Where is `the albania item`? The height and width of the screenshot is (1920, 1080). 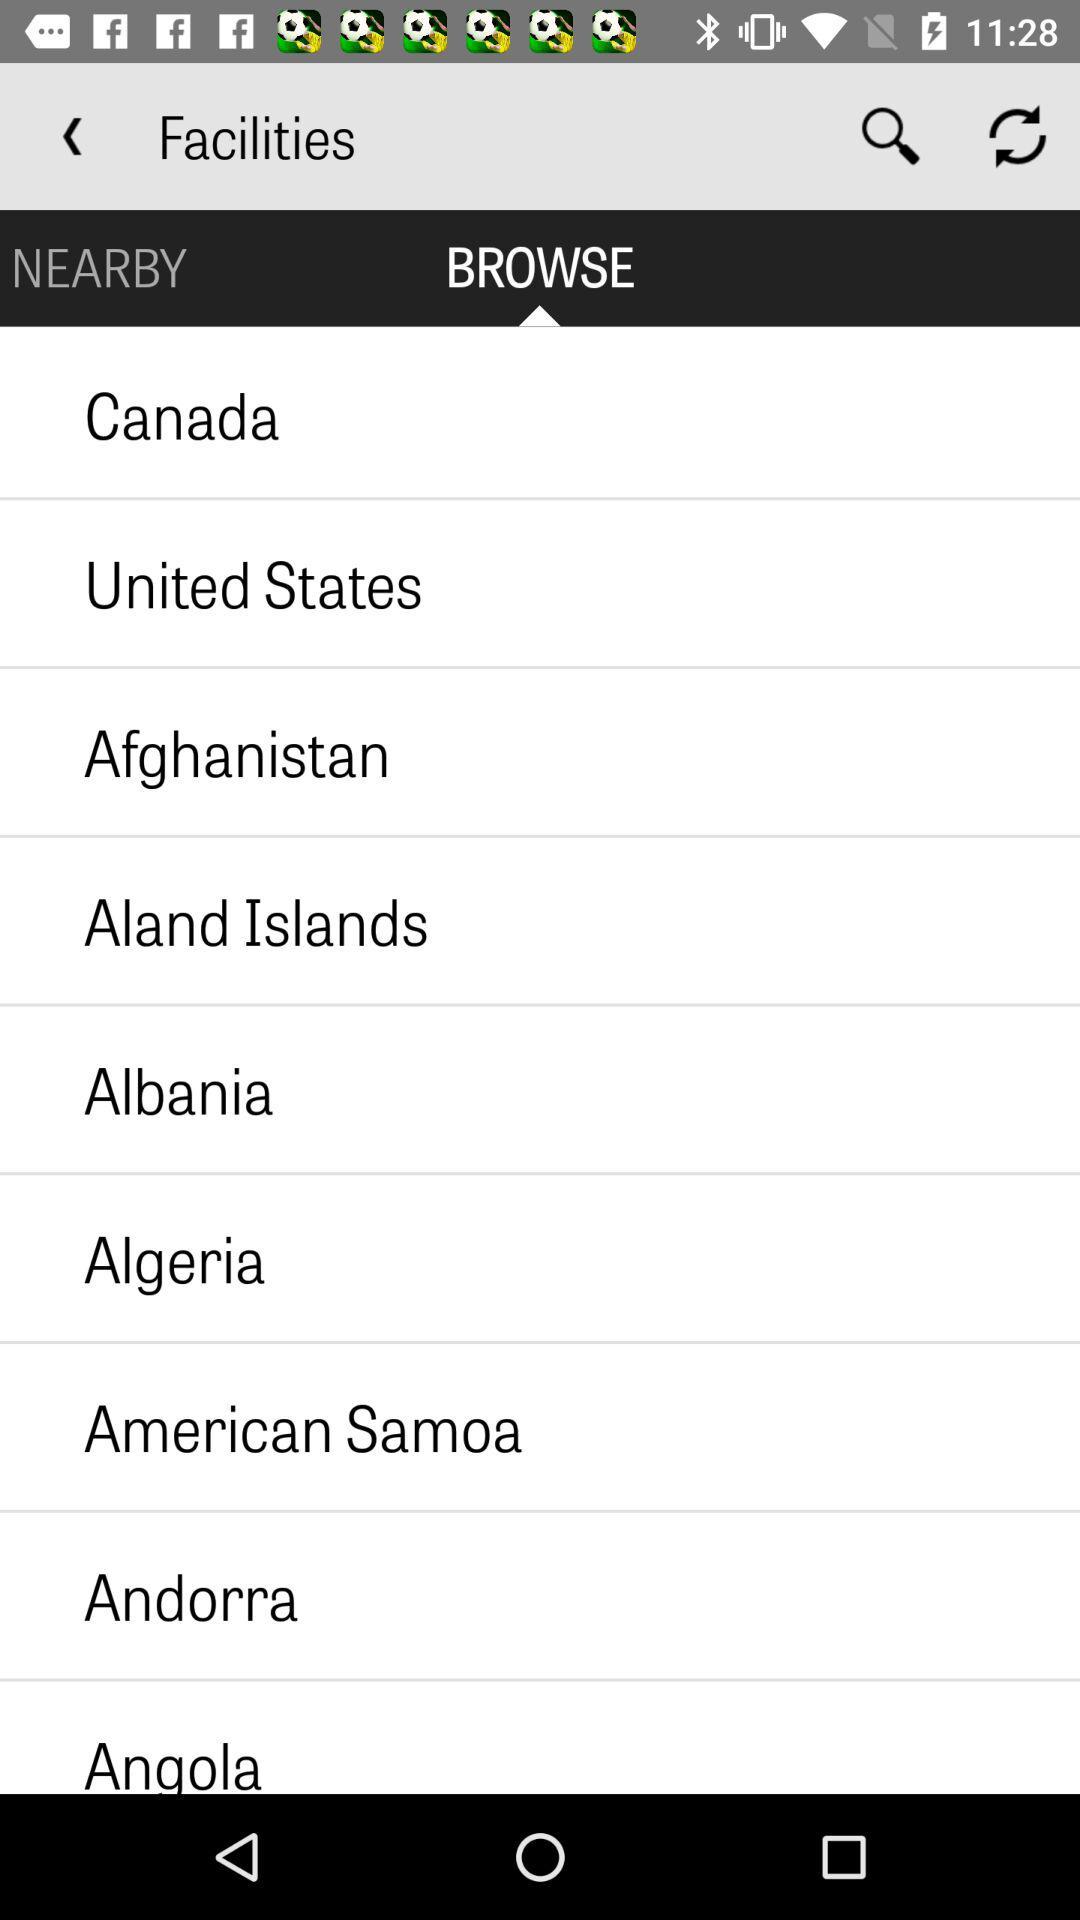 the albania item is located at coordinates (136, 1088).